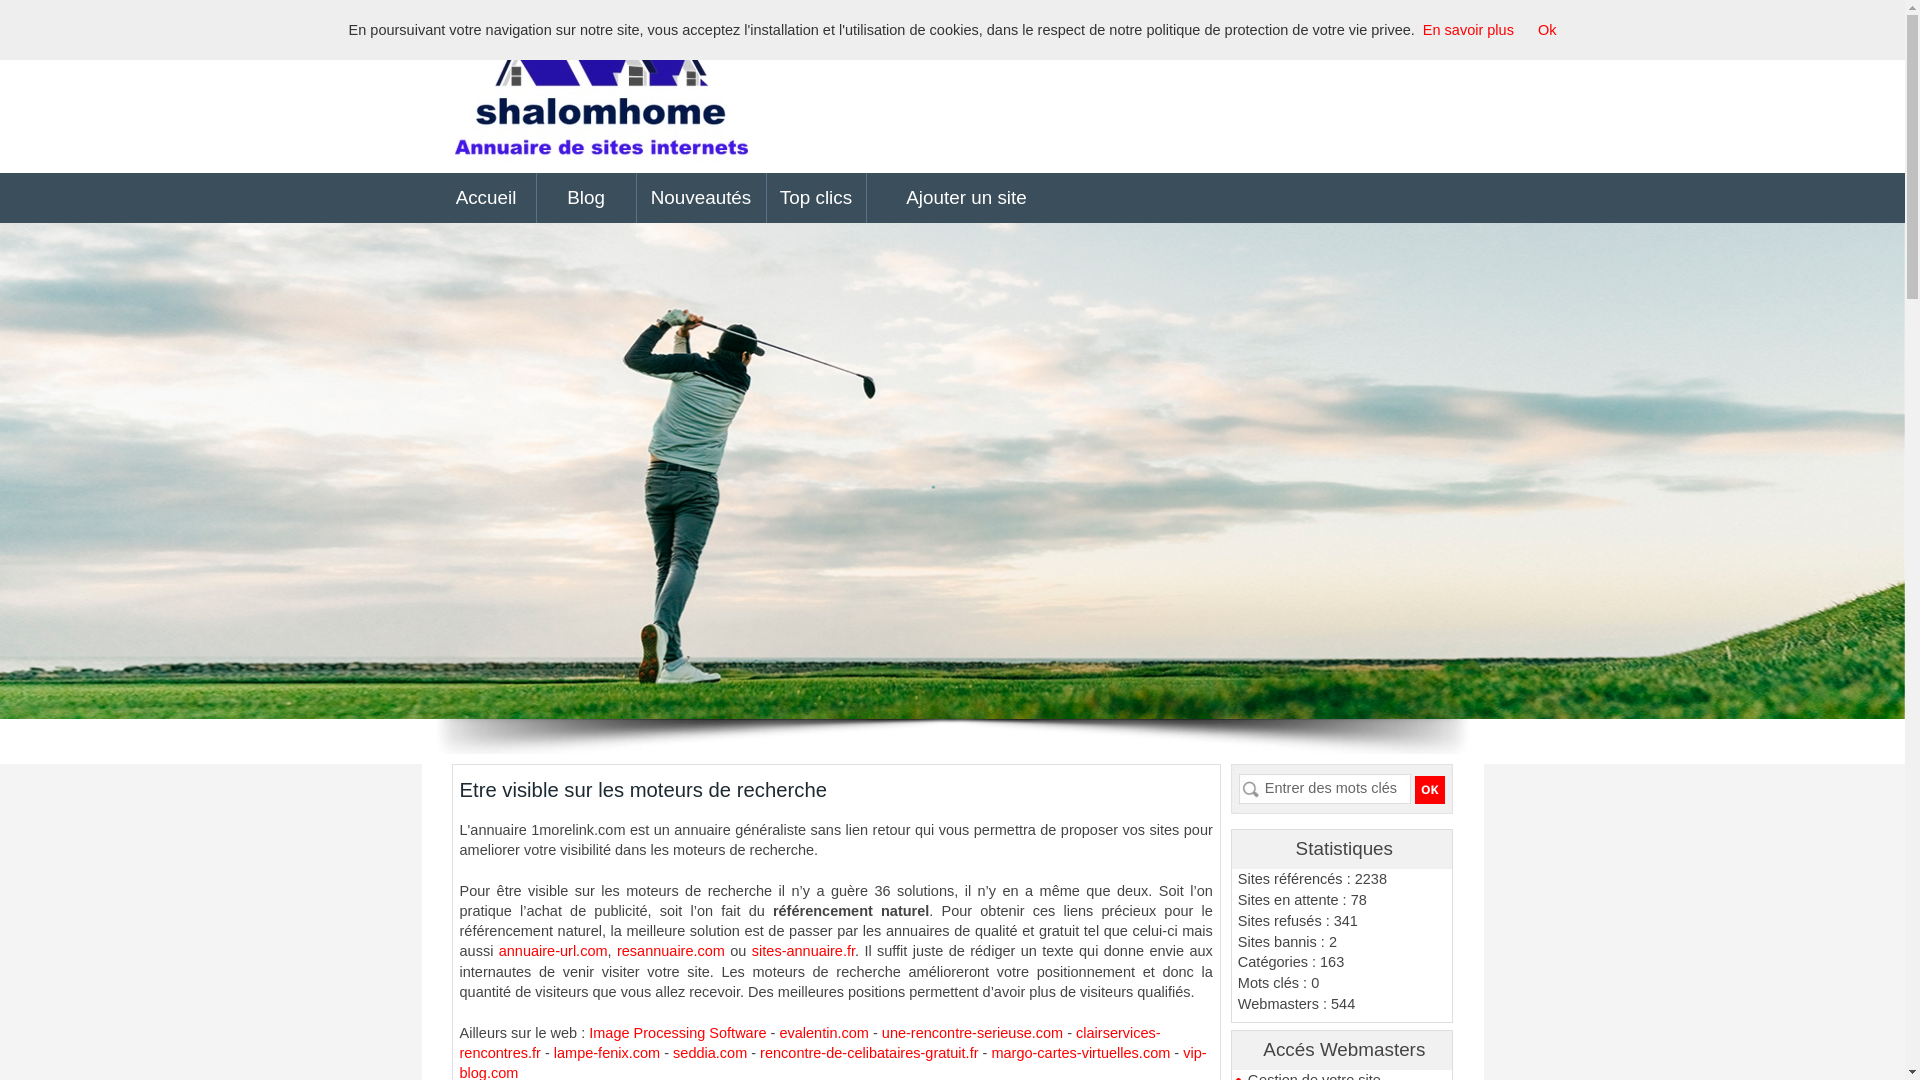  I want to click on '1morelink.com - Annuaire de sites internet', so click(599, 85).